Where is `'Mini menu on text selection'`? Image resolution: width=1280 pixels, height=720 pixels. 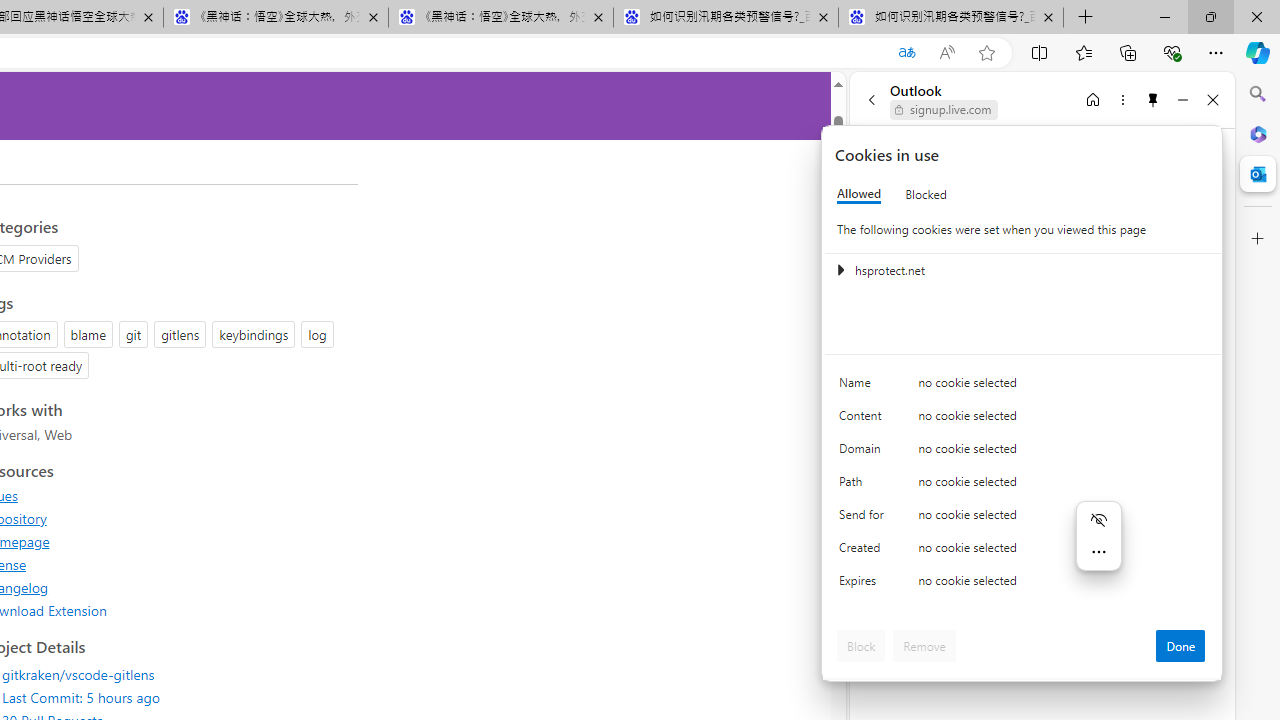
'Mini menu on text selection' is located at coordinates (1097, 535).